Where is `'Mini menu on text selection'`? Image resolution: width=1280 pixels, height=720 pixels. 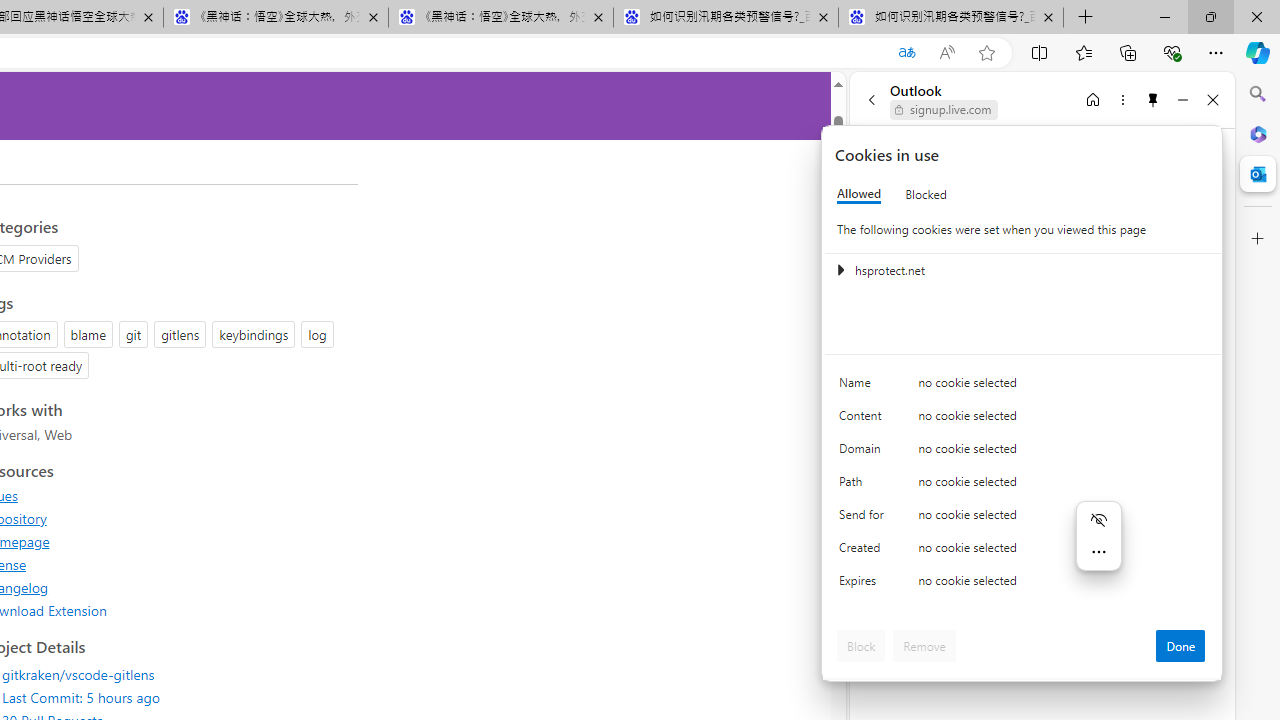
'Mini menu on text selection' is located at coordinates (1097, 535).